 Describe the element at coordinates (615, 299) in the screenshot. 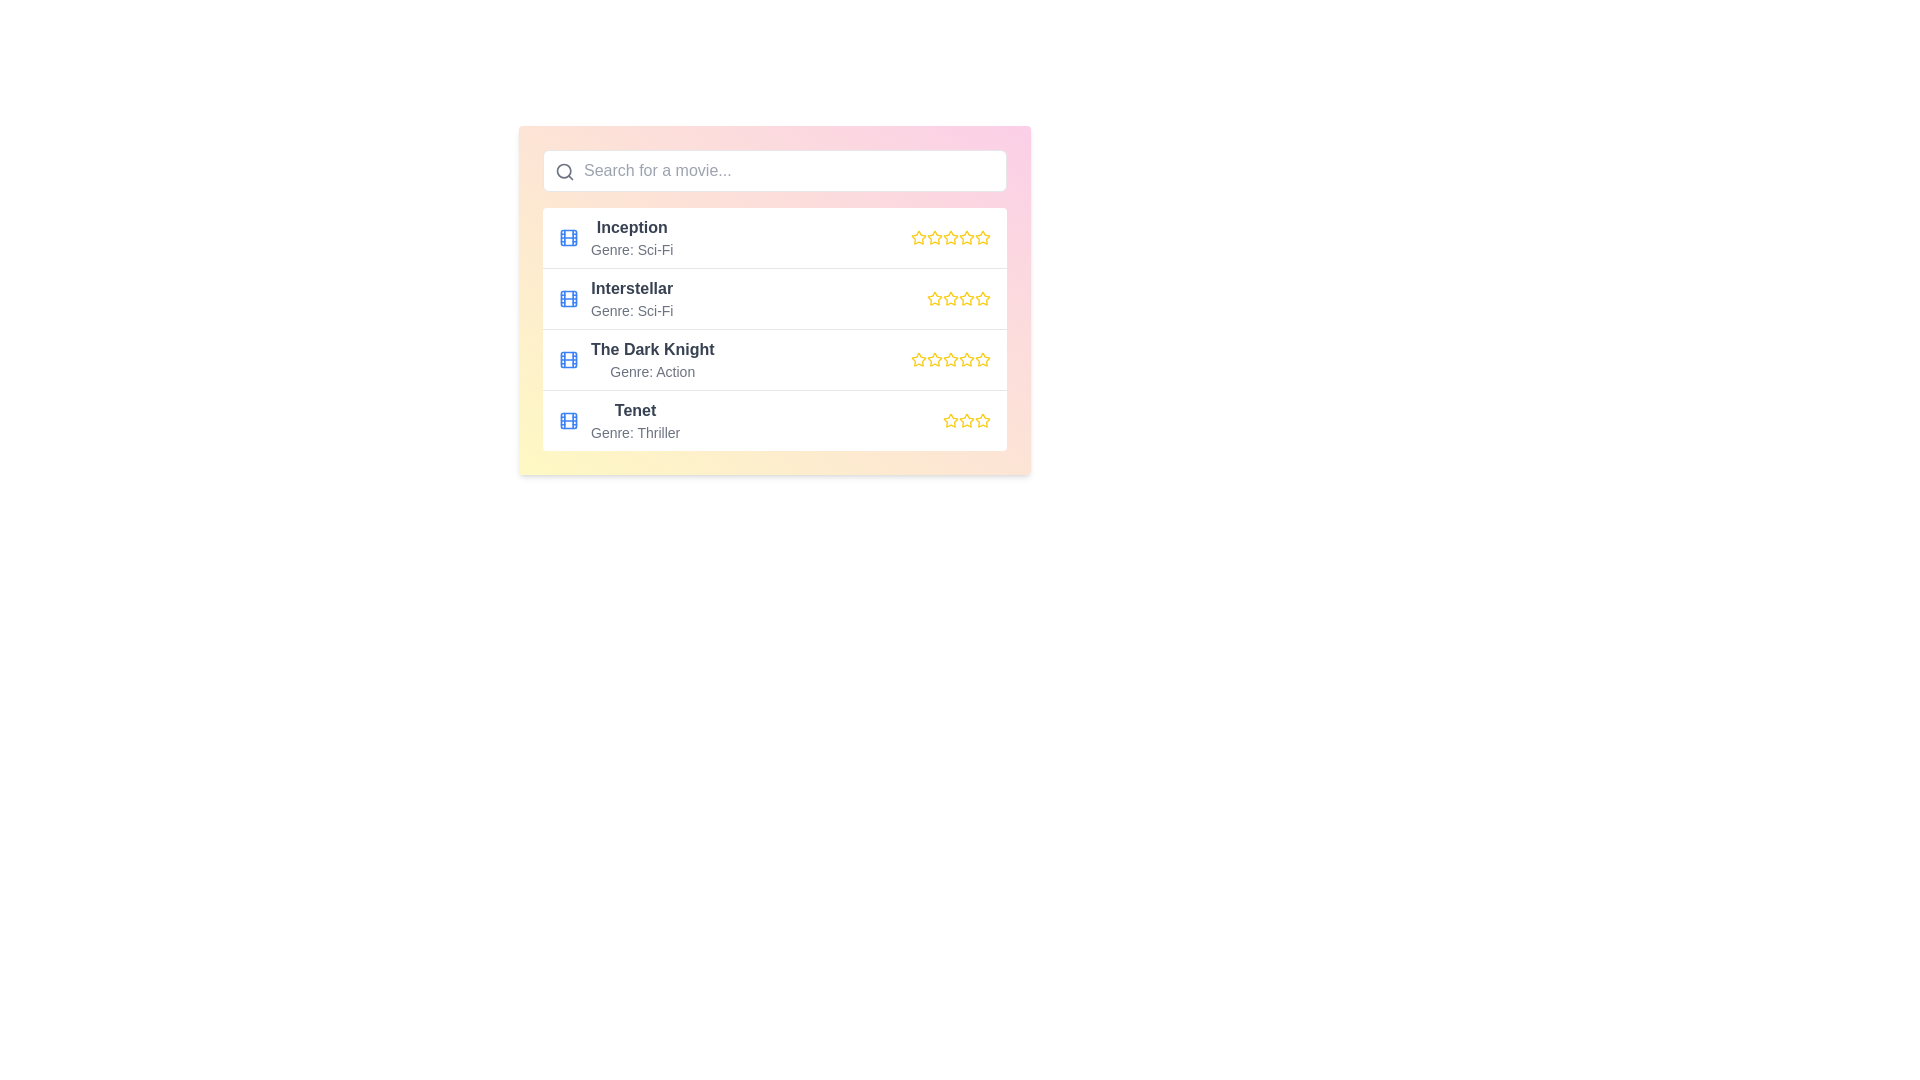

I see `the List Item displaying the movie title 'Interstellar' with its genre 'Genre: Sci-Fi' and a blue film icon, which is the second item in the vertical list of movie titles` at that location.